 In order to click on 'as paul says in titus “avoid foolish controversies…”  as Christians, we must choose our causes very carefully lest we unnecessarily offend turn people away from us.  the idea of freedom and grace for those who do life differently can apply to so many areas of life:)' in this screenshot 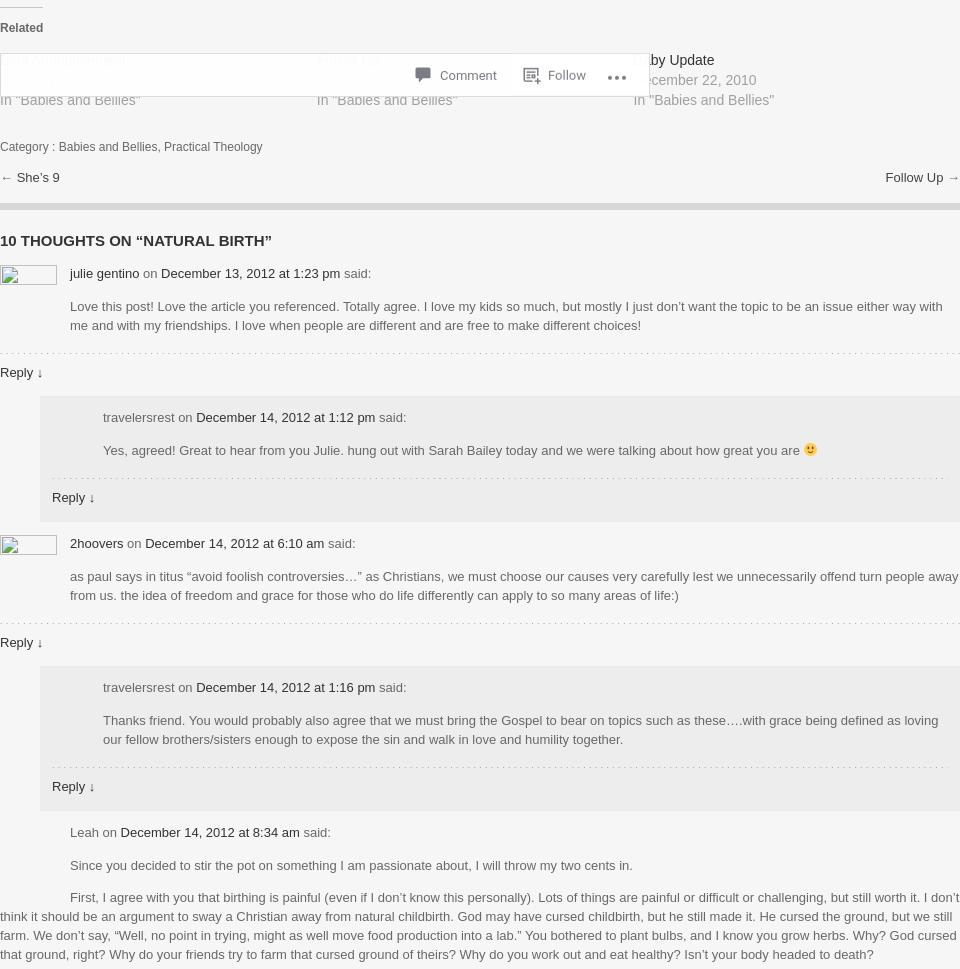, I will do `click(512, 583)`.